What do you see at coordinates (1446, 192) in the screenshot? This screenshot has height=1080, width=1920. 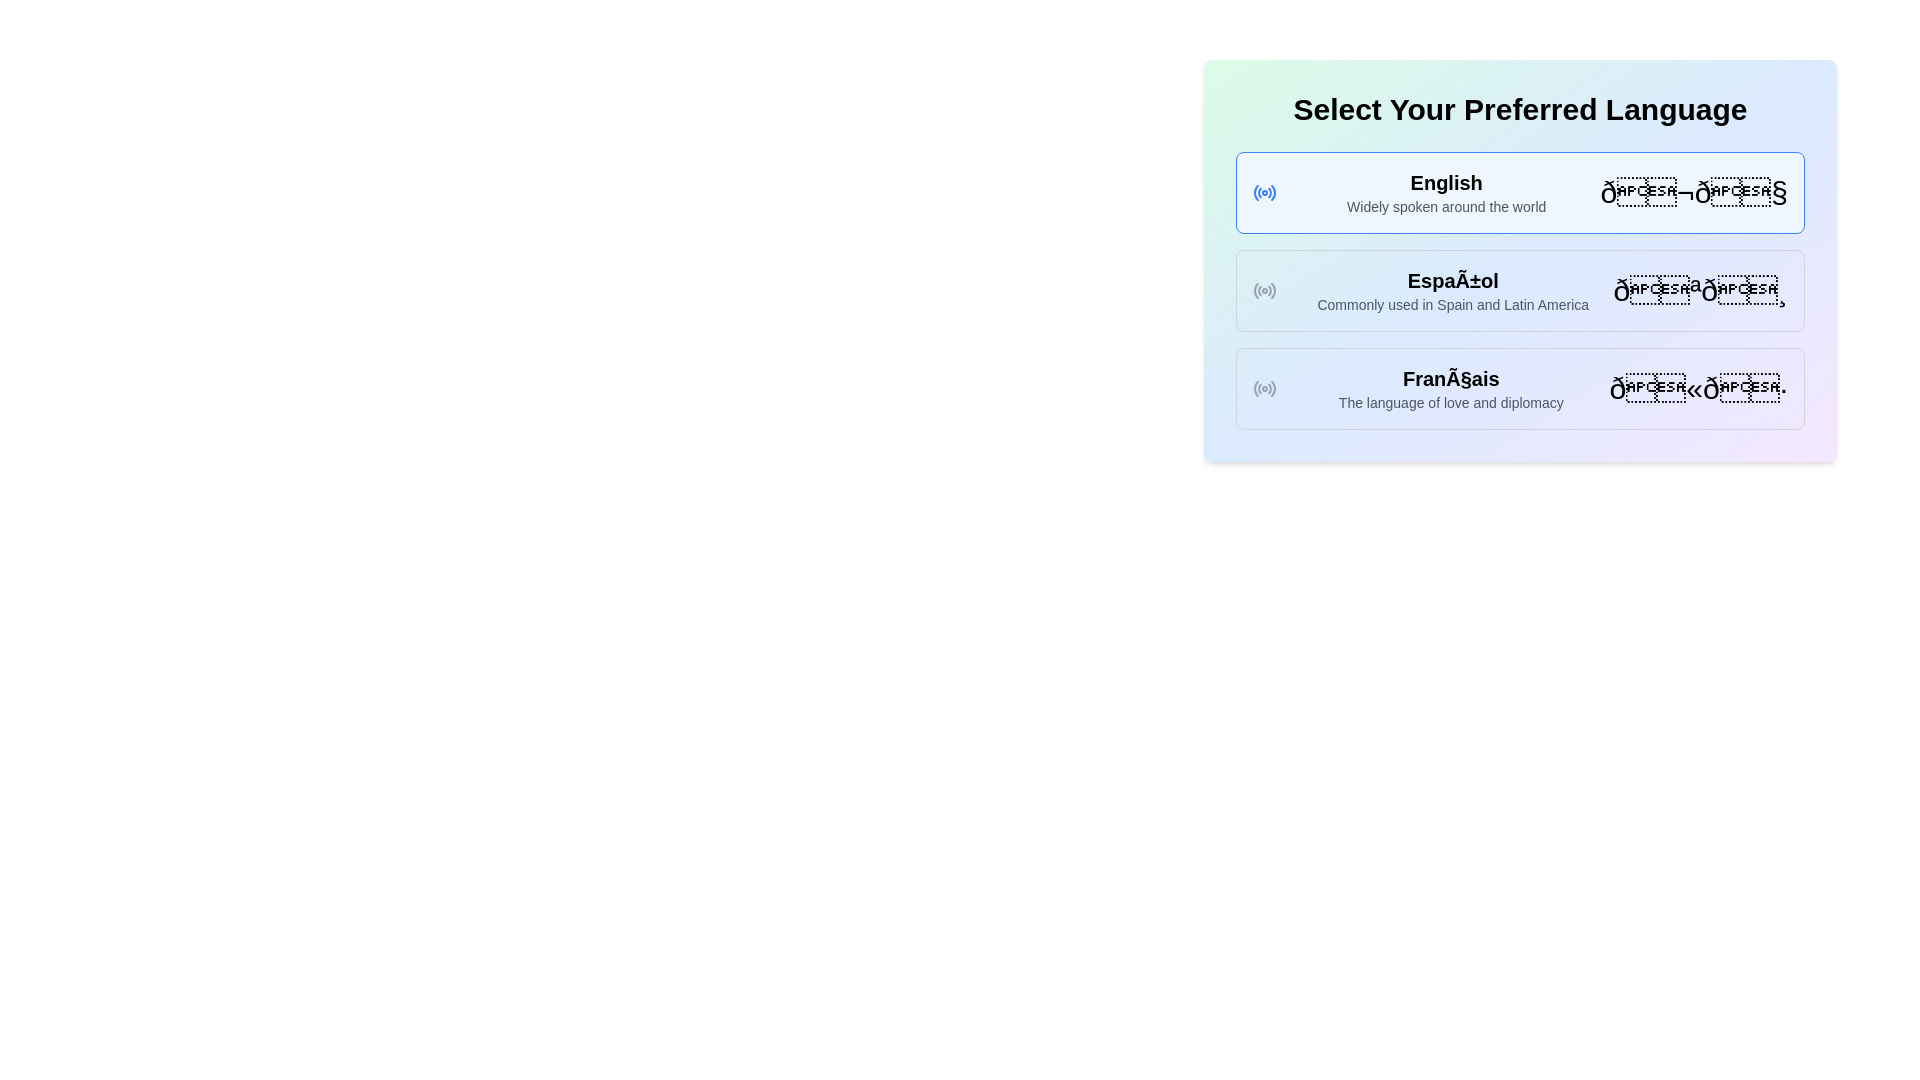 I see `the text element that displays 'English' and its subtitle 'Widely spoken around the world', located directly below 'Select Your Preferred Language'` at bounding box center [1446, 192].